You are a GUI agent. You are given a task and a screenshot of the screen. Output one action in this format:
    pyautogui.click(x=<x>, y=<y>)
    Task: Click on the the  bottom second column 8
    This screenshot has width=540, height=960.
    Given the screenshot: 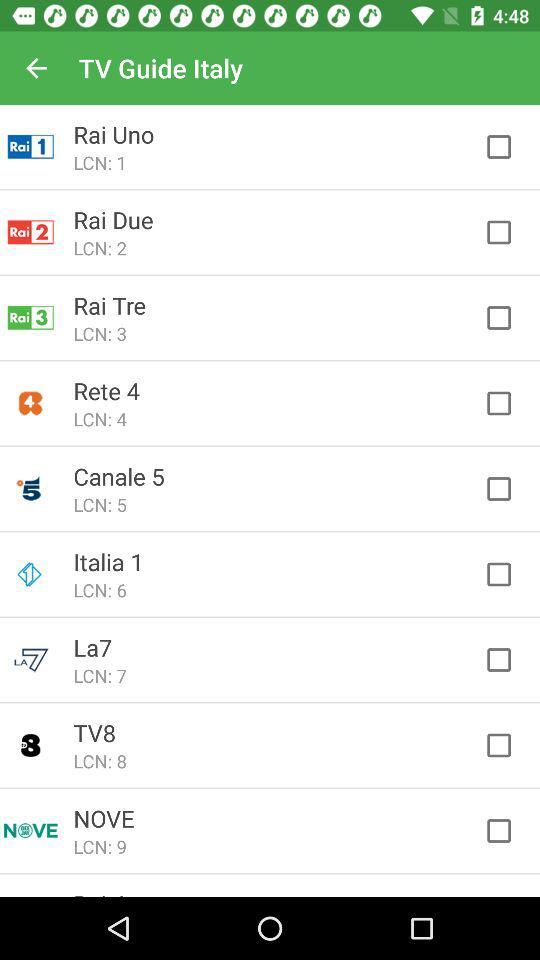 What is the action you would take?
    pyautogui.click(x=29, y=744)
    